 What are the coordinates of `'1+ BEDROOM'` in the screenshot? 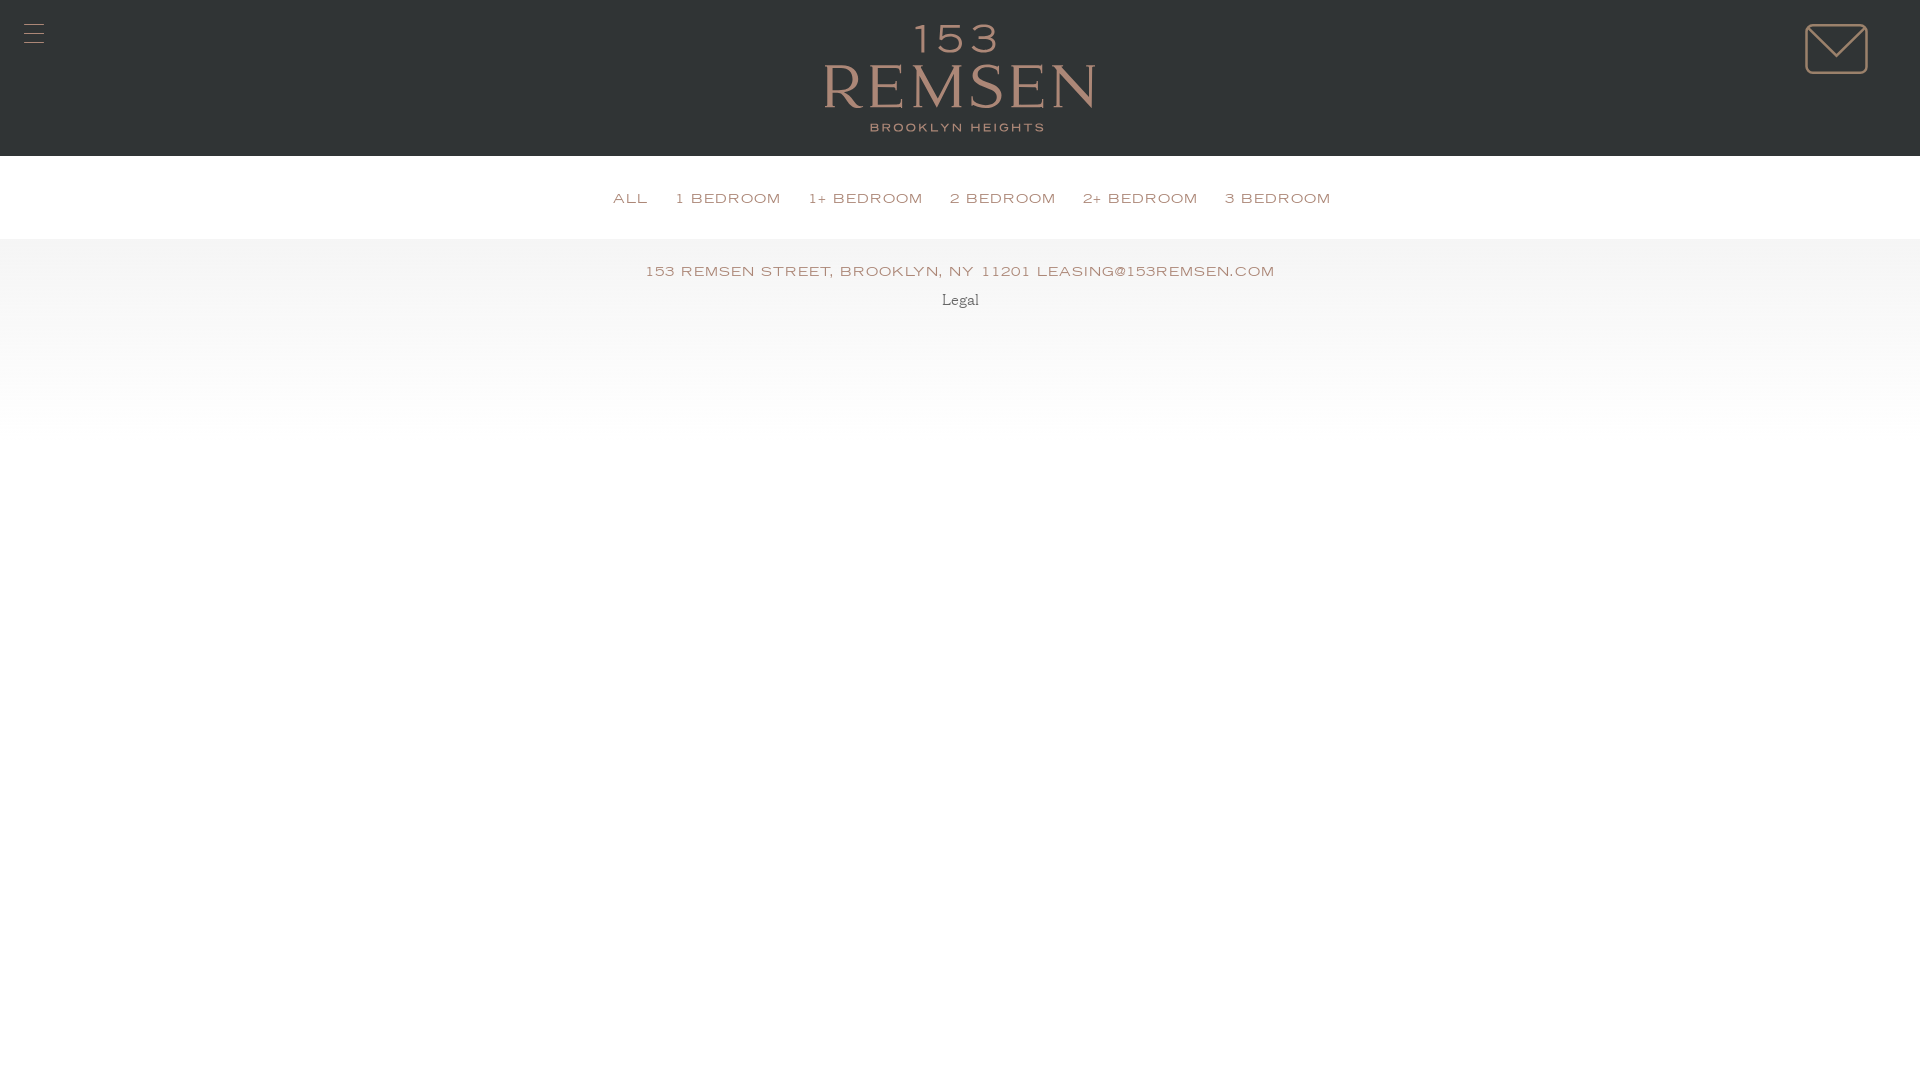 It's located at (865, 200).